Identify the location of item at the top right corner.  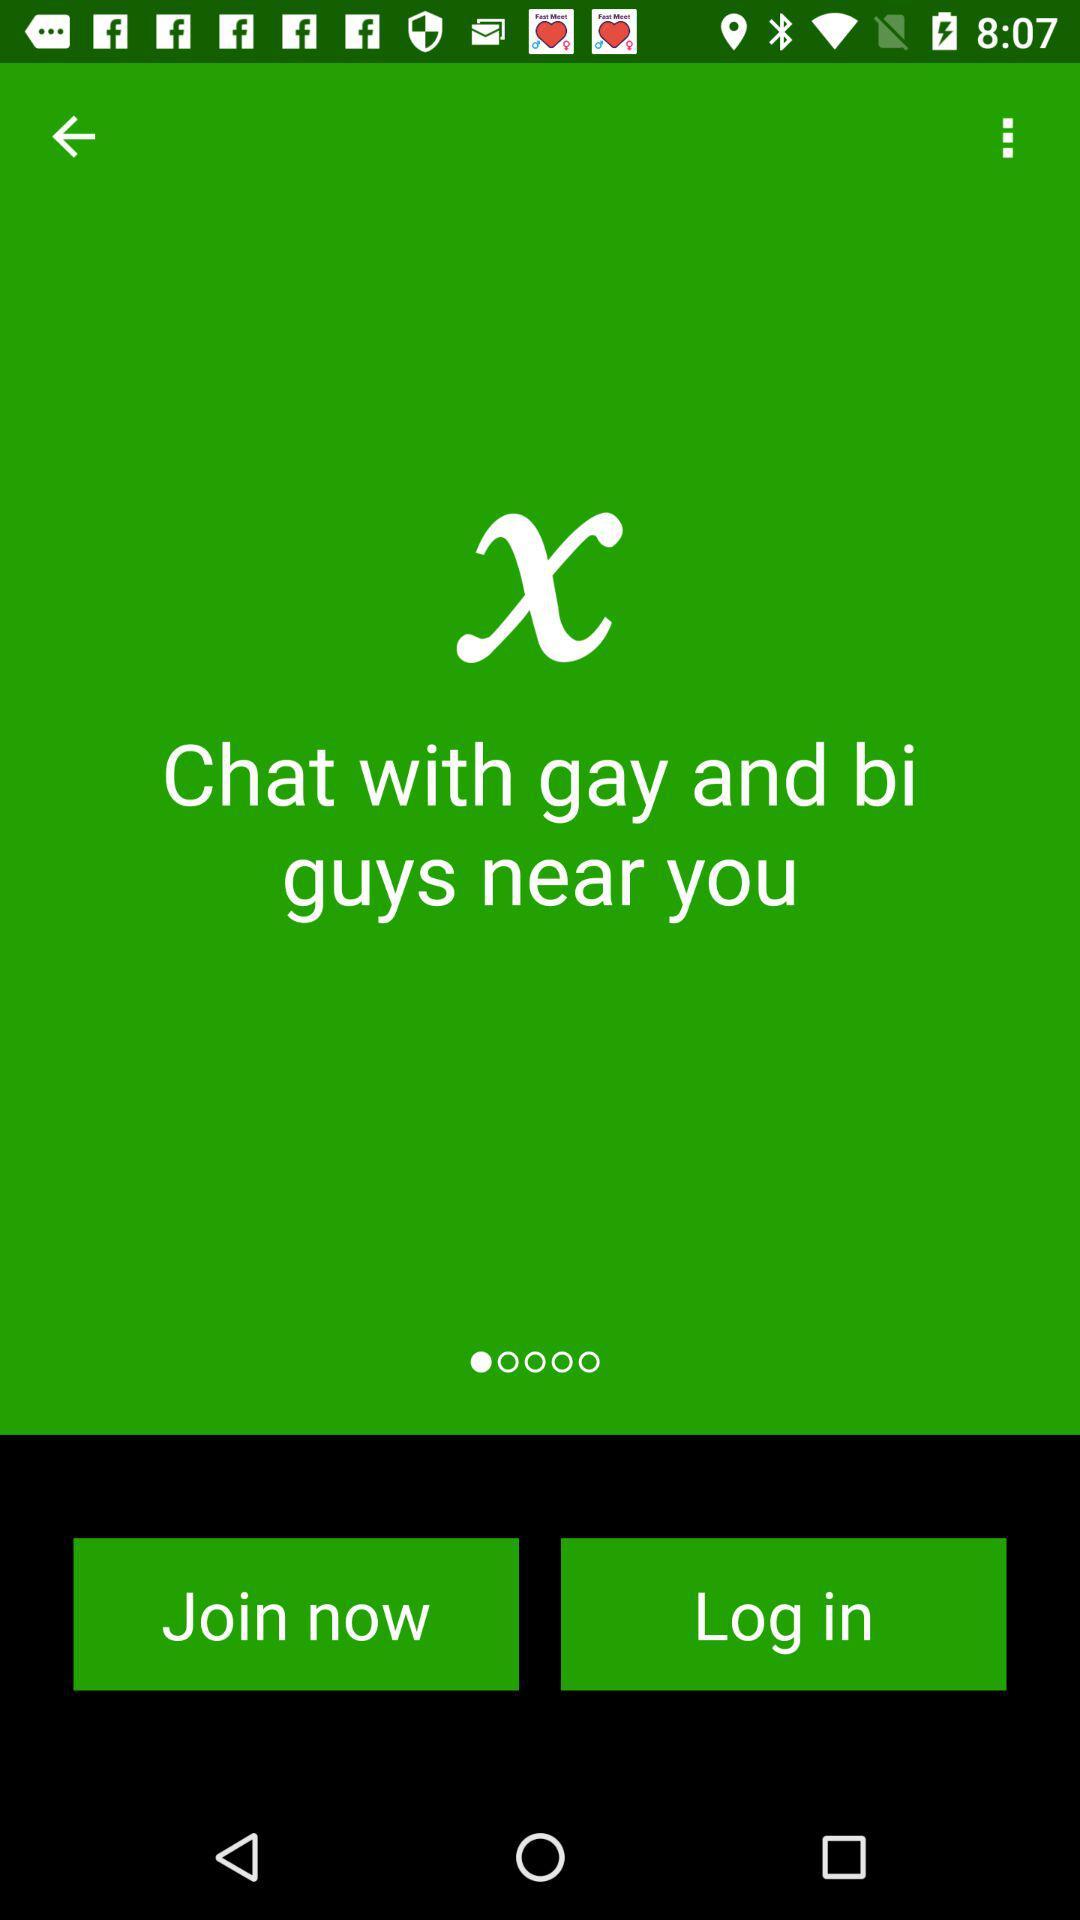
(1006, 135).